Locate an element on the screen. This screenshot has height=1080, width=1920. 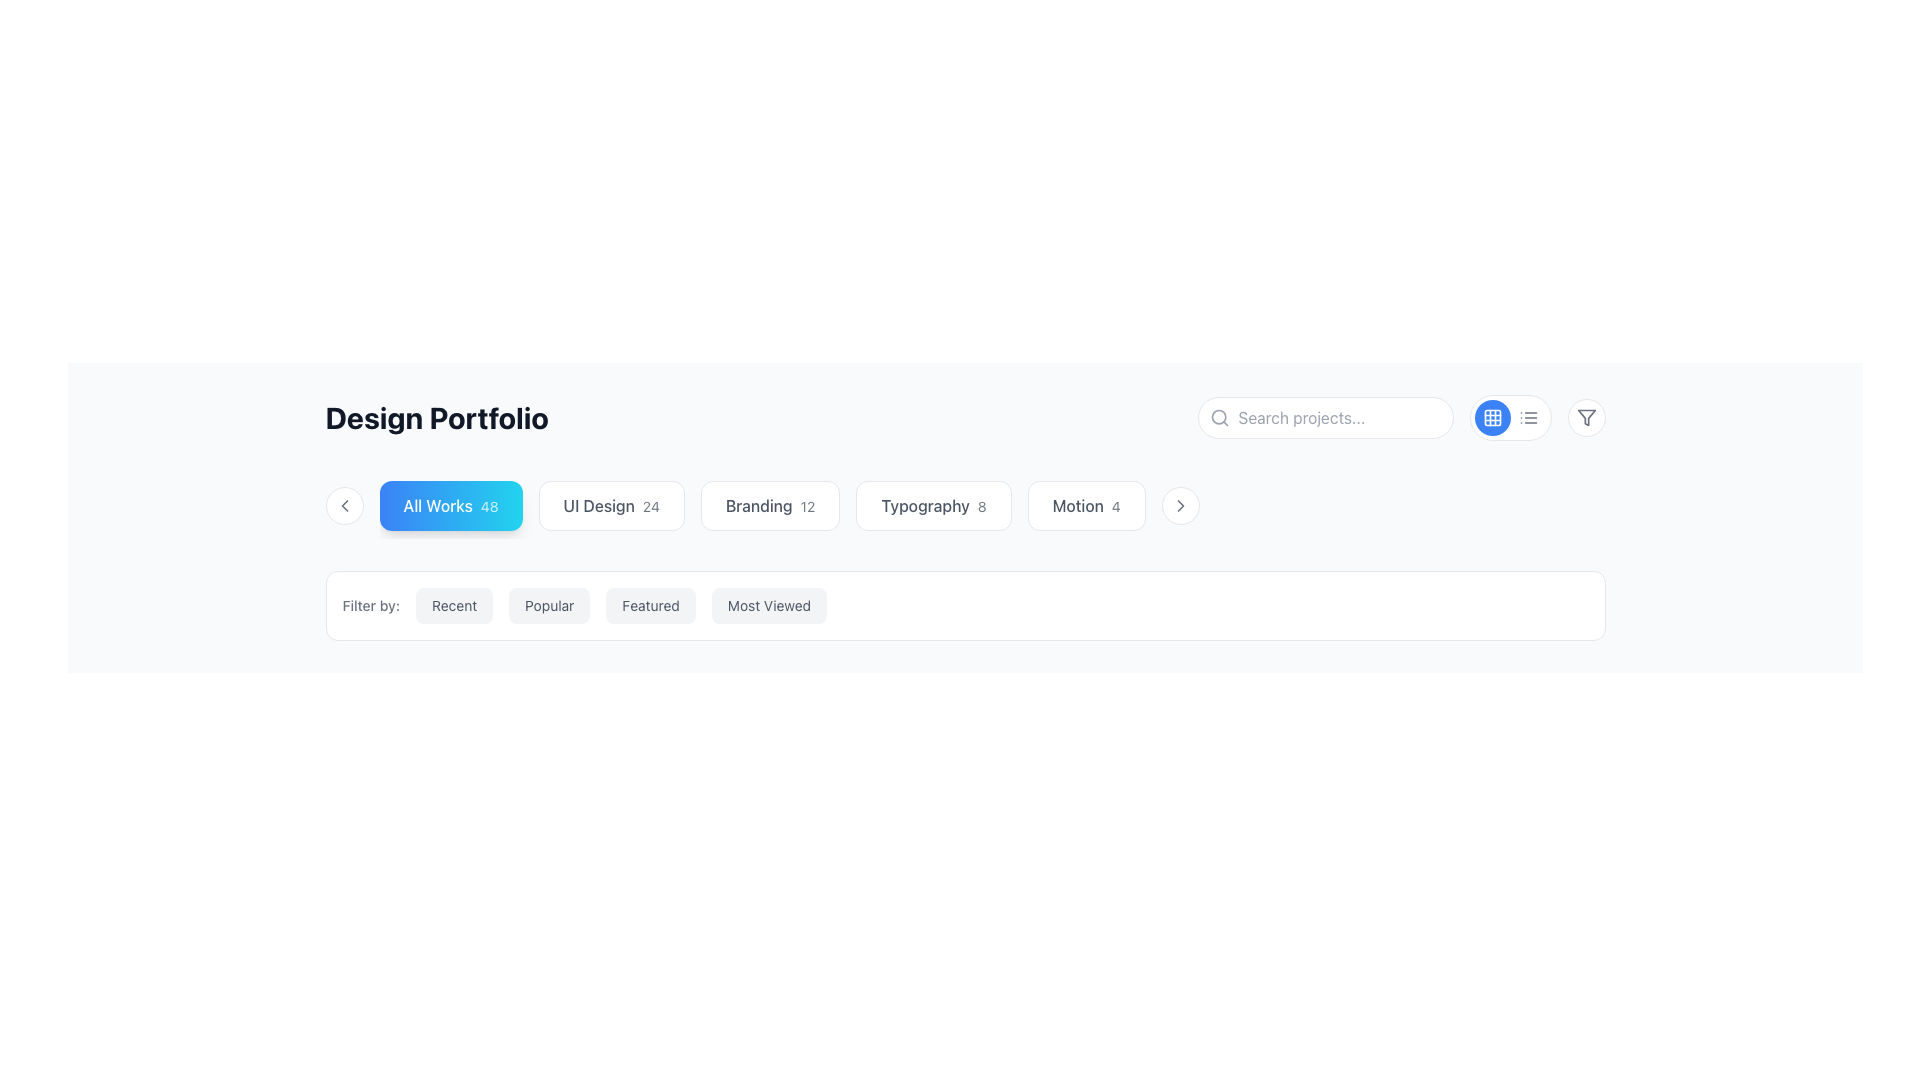
the third interactive clickable tag in the horizontal scrollable bar, located centrally beneath the title 'Design Portfolio', to filter by this category is located at coordinates (761, 504).